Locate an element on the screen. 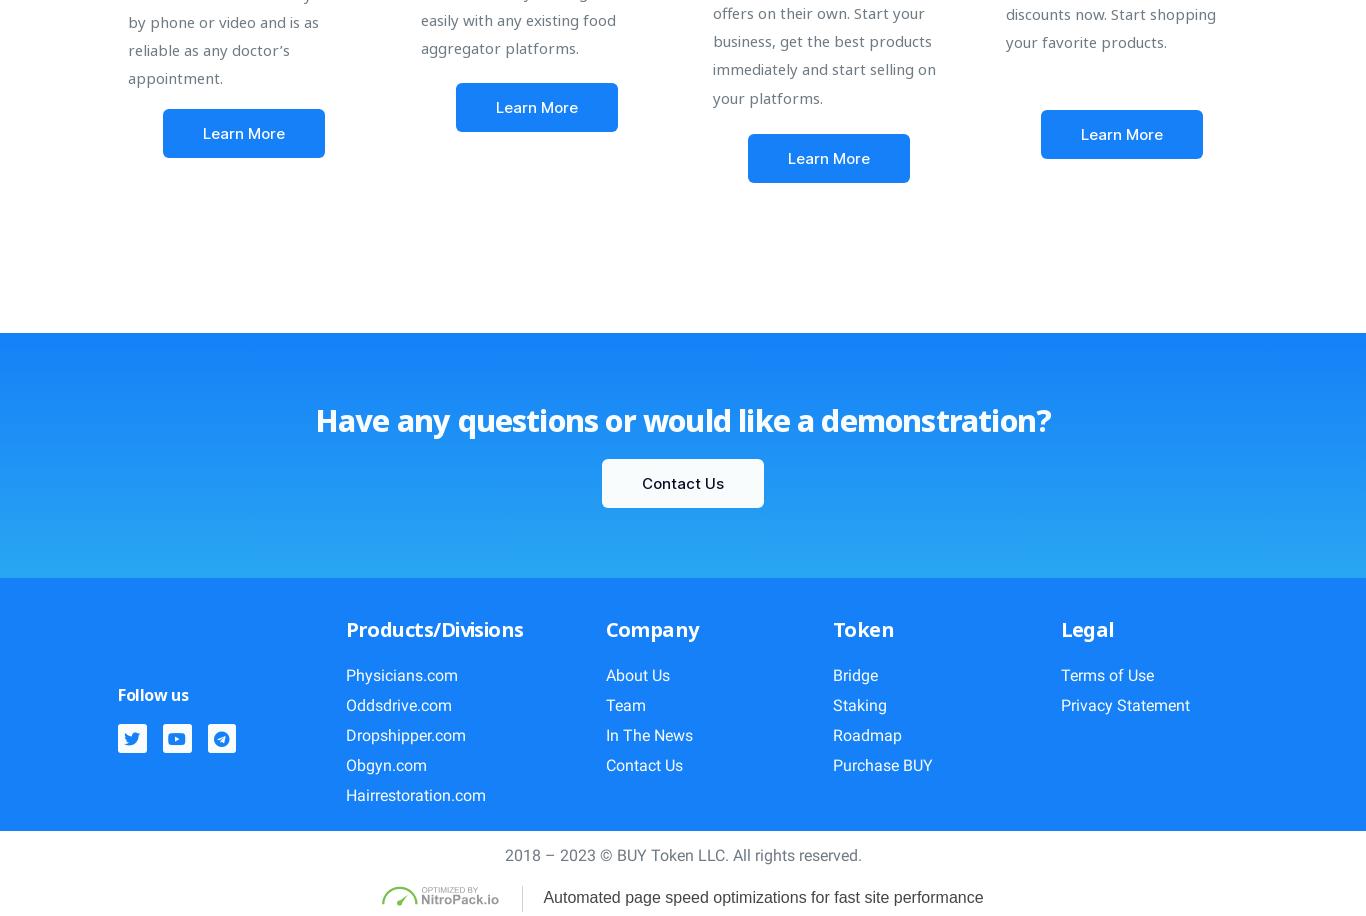 This screenshot has width=1366, height=916. 'Staking' is located at coordinates (859, 705).